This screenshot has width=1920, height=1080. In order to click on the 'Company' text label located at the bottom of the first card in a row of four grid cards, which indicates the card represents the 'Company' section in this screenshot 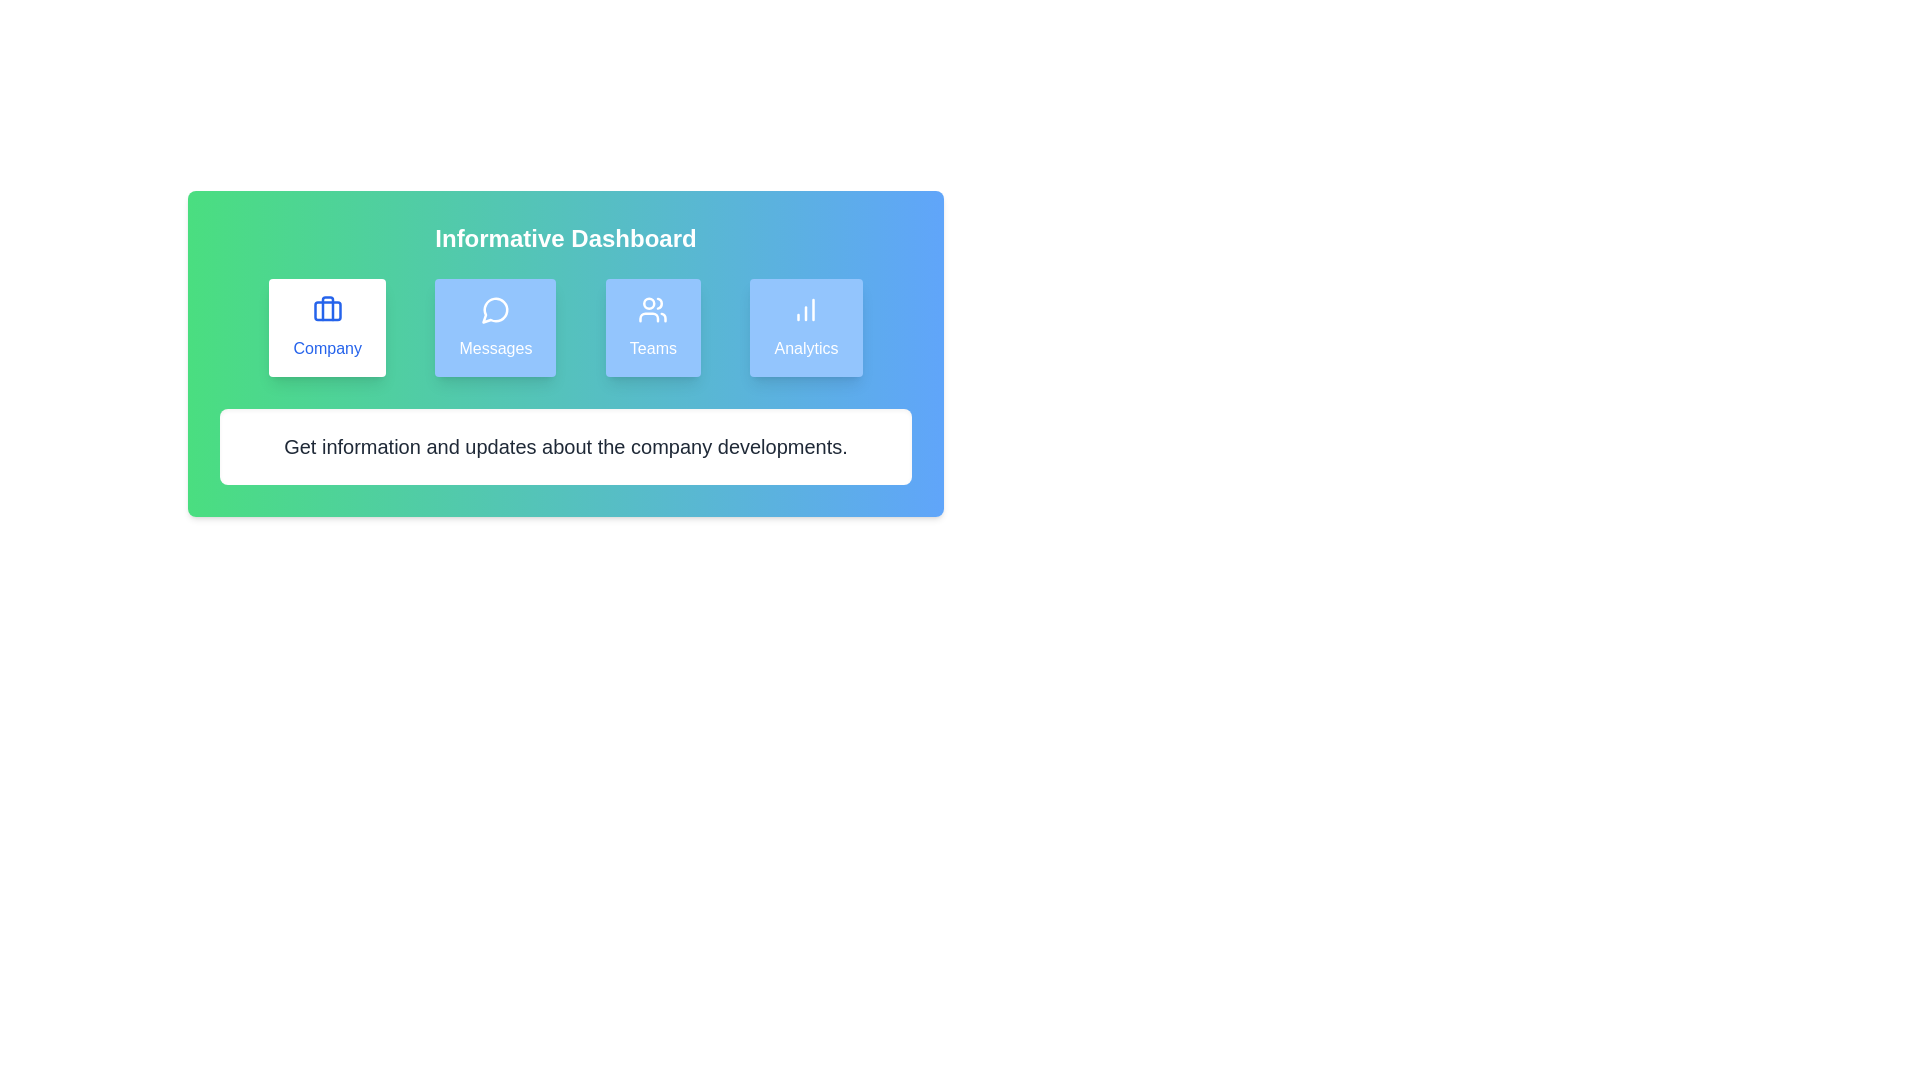, I will do `click(327, 347)`.